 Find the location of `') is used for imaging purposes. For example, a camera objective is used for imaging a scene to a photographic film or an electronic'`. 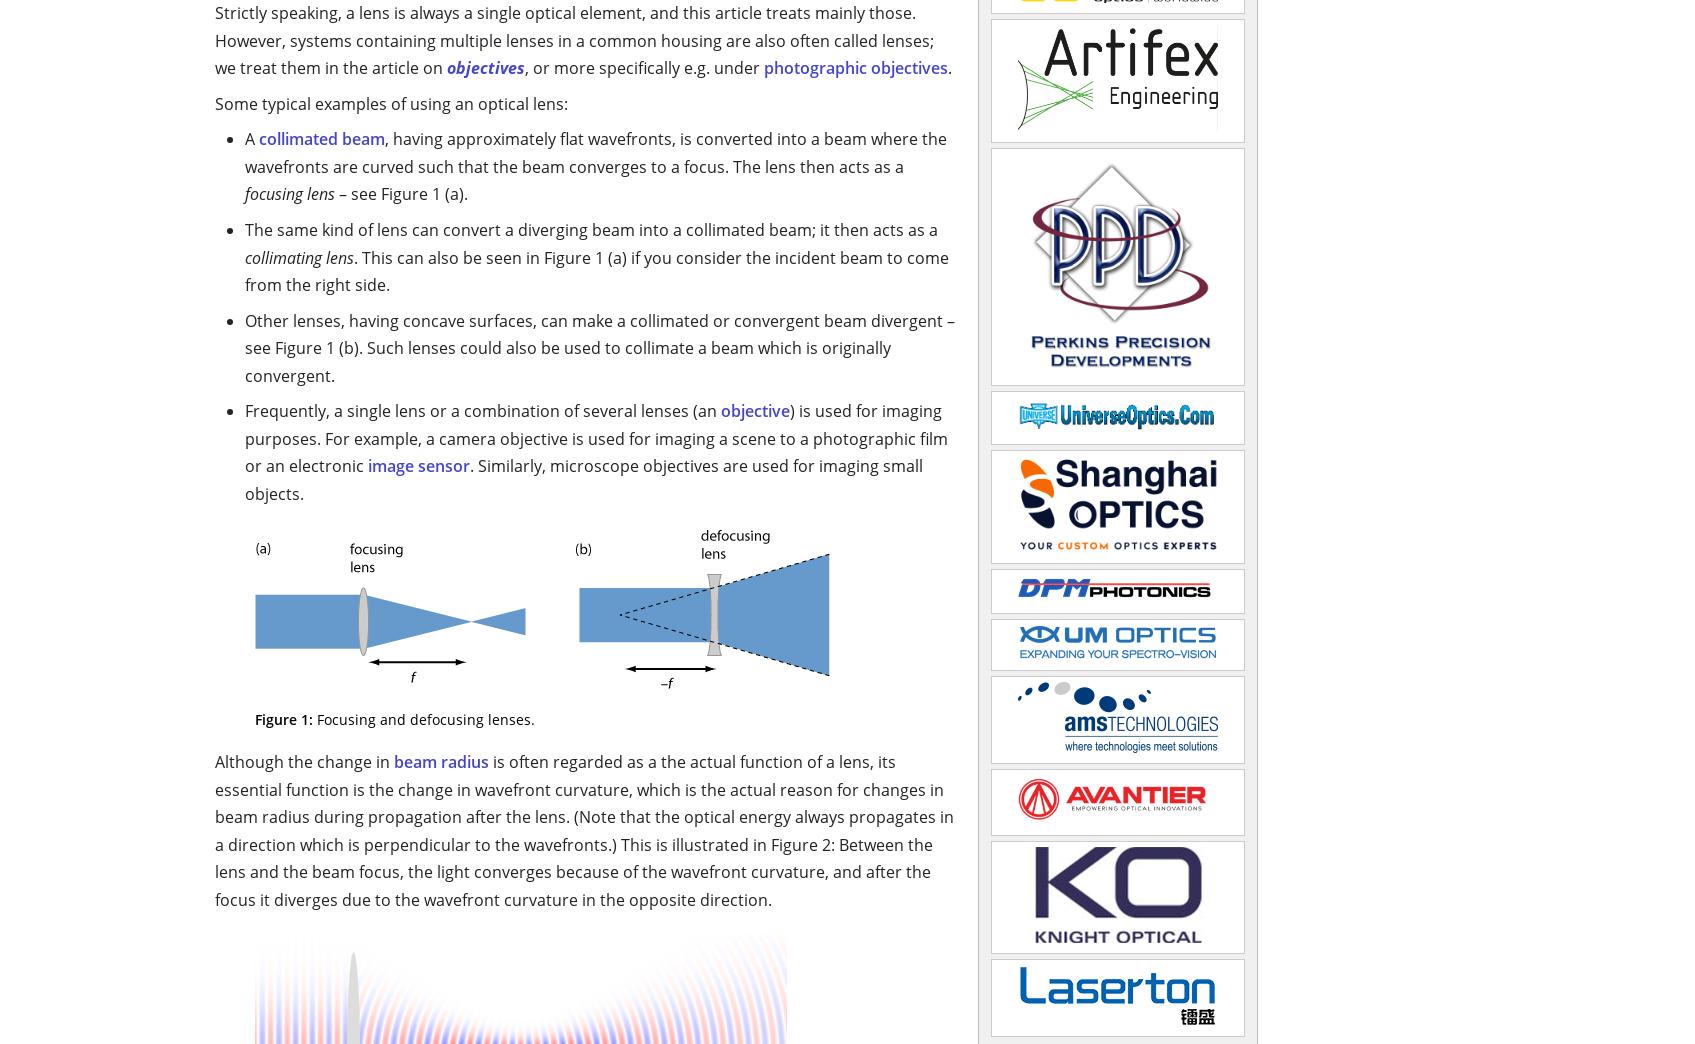

') is used for imaging purposes. For example, a camera objective is used for imaging a scene to a photographic film or an electronic' is located at coordinates (595, 437).